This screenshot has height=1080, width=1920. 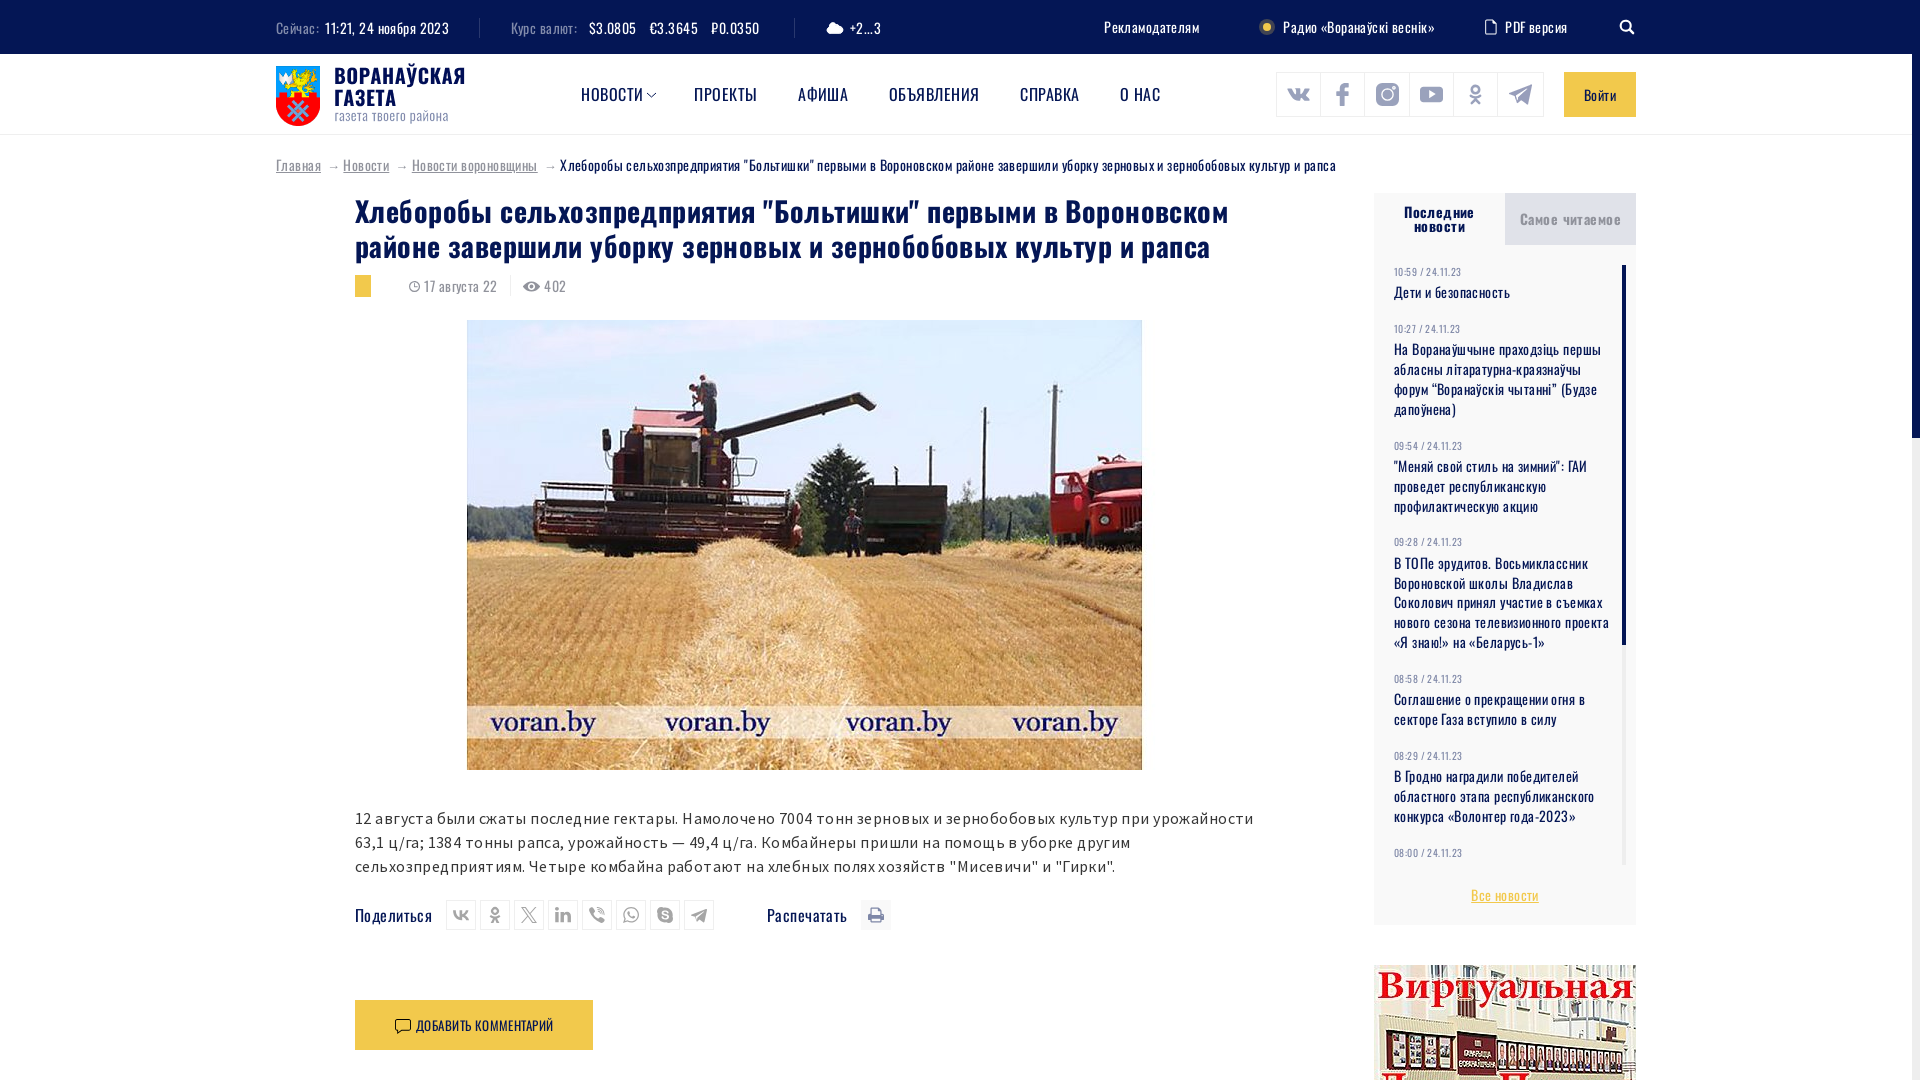 What do you see at coordinates (561, 914) in the screenshot?
I see `'LinkedIn'` at bounding box center [561, 914].